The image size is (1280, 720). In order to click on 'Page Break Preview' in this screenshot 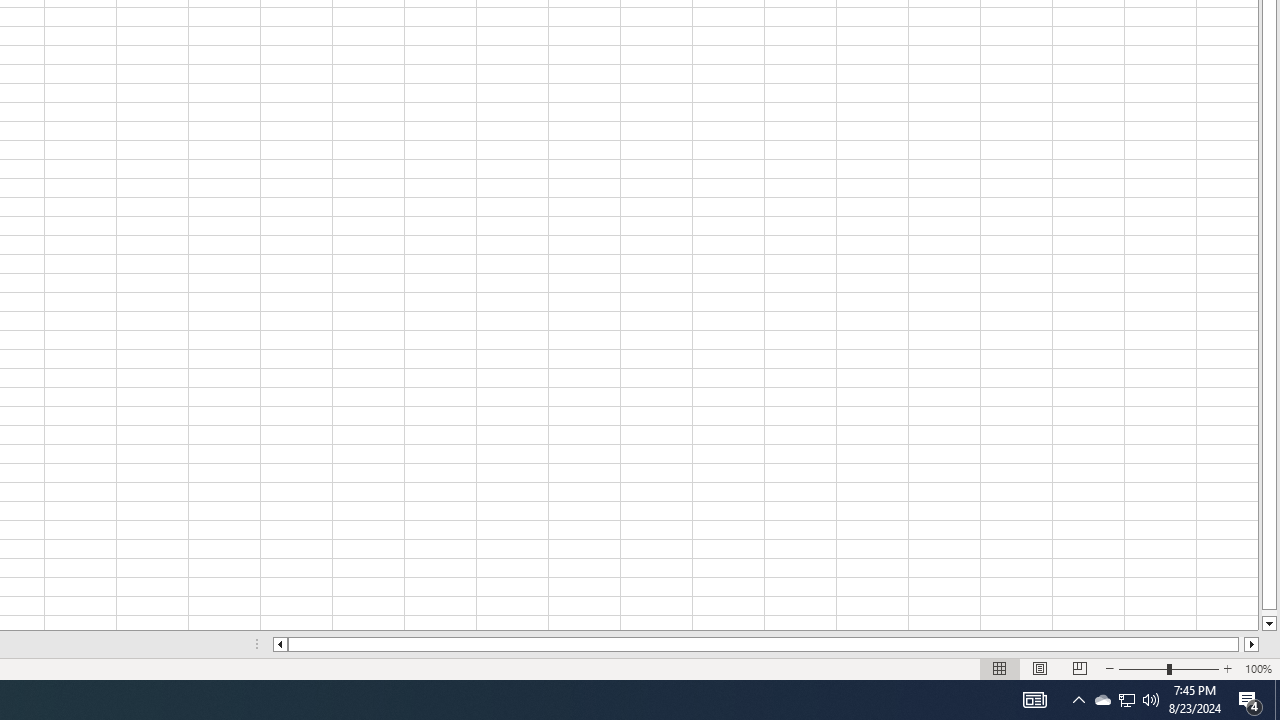, I will do `click(1078, 669)`.